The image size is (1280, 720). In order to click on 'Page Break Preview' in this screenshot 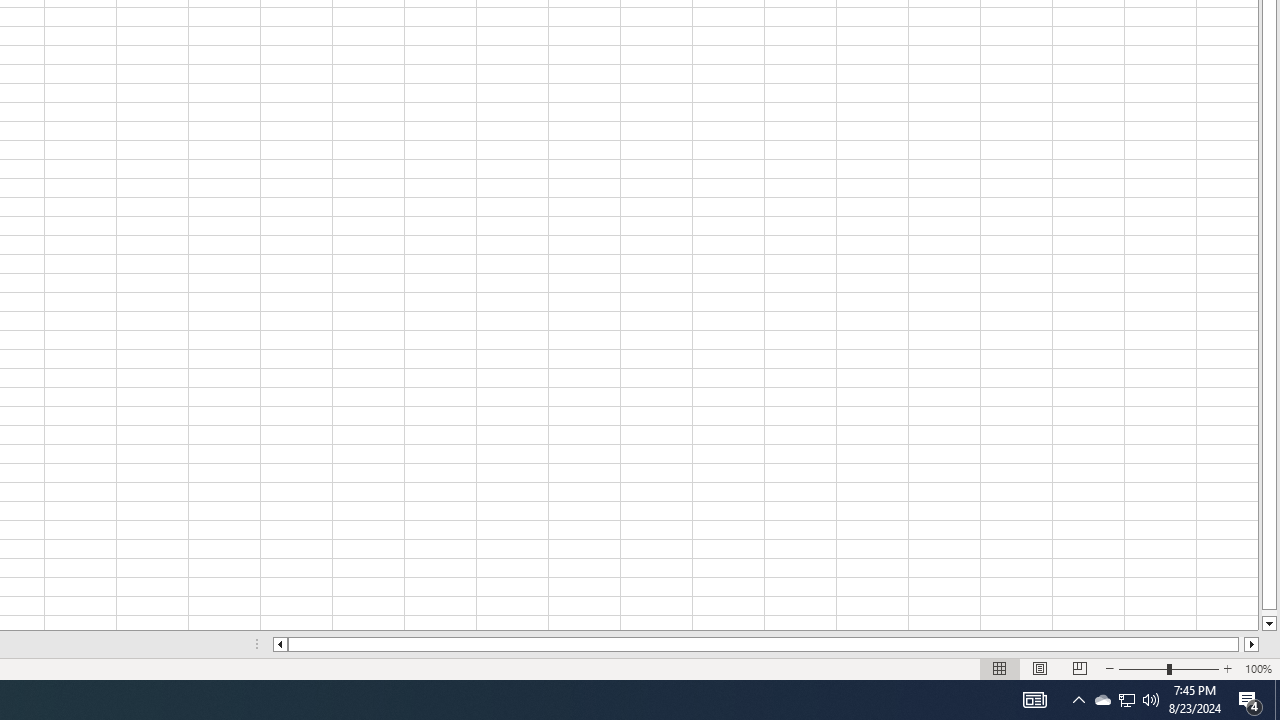, I will do `click(1078, 669)`.